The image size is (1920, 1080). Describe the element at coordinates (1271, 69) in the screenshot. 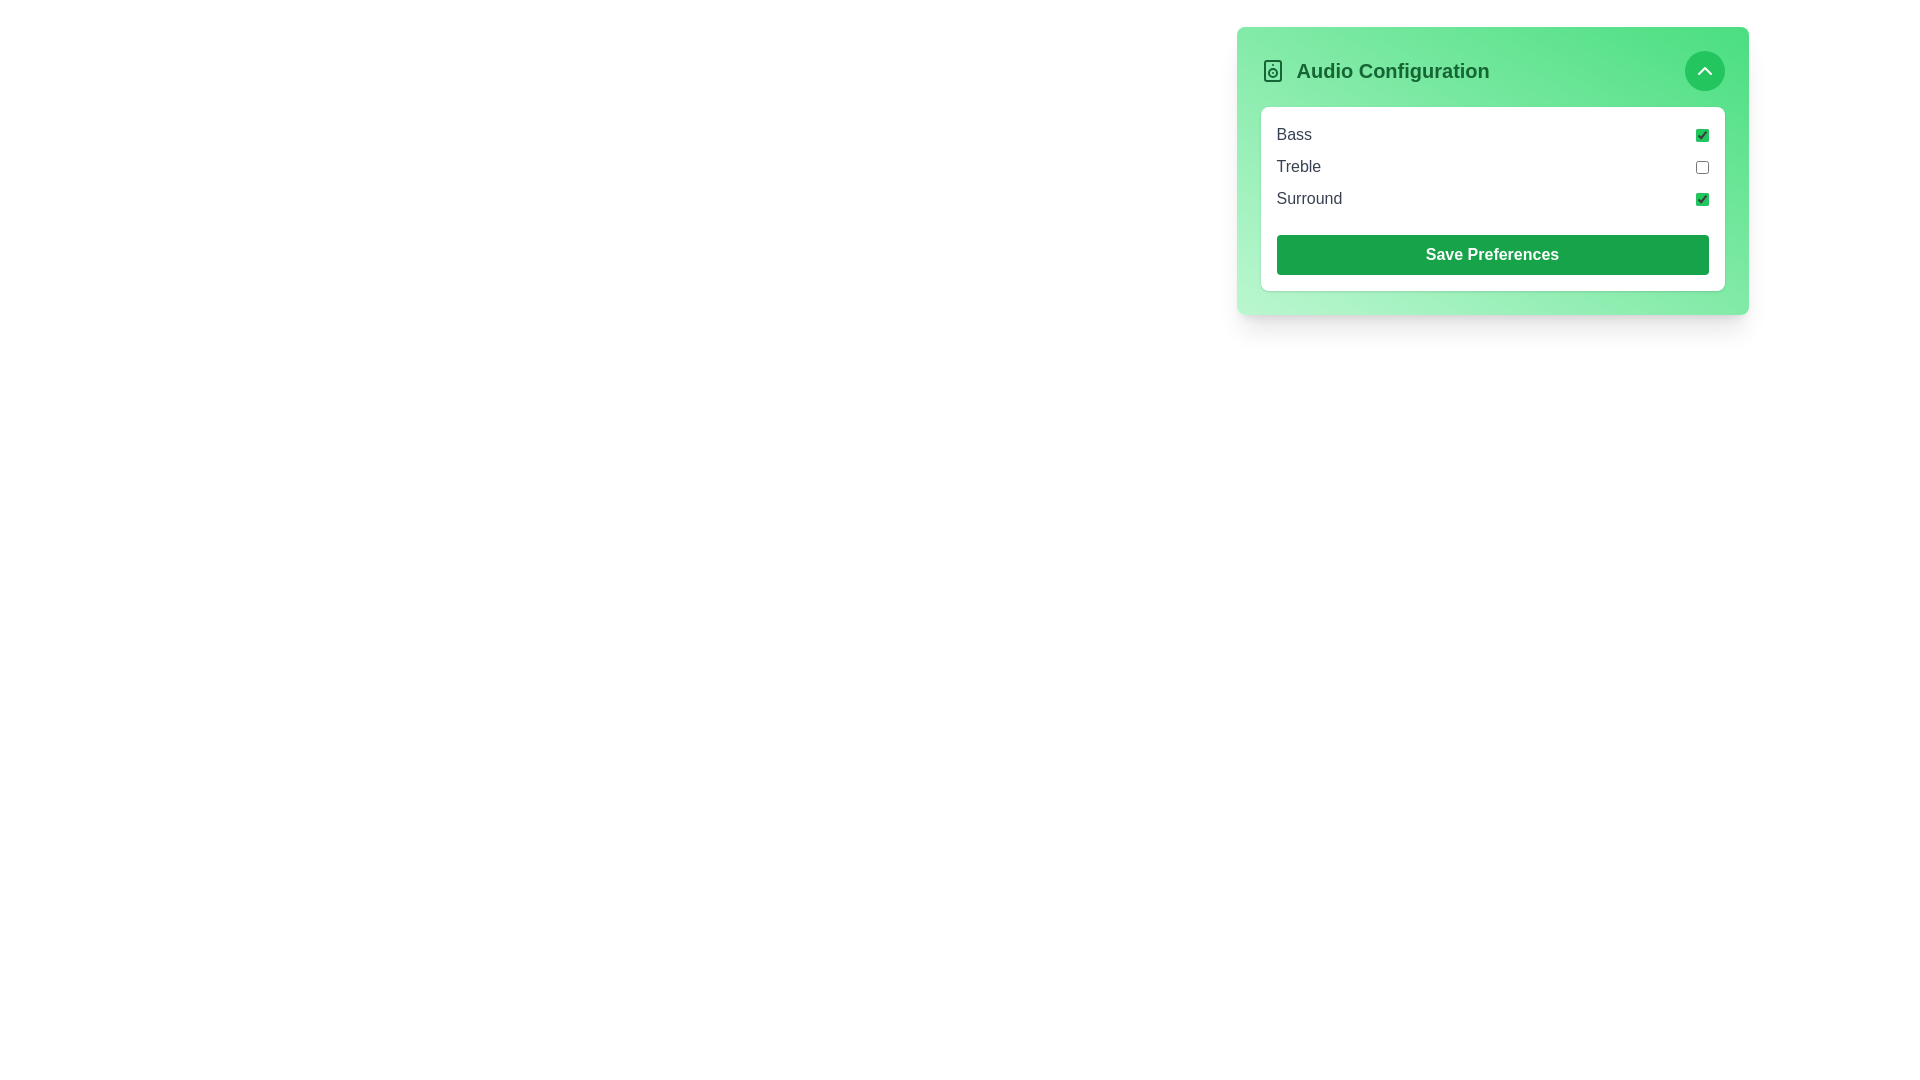

I see `the rectangular element with rounded corners within the speaker icon, located to the left of the 'Audio Configuration' heading in the audio configuration panel` at that location.